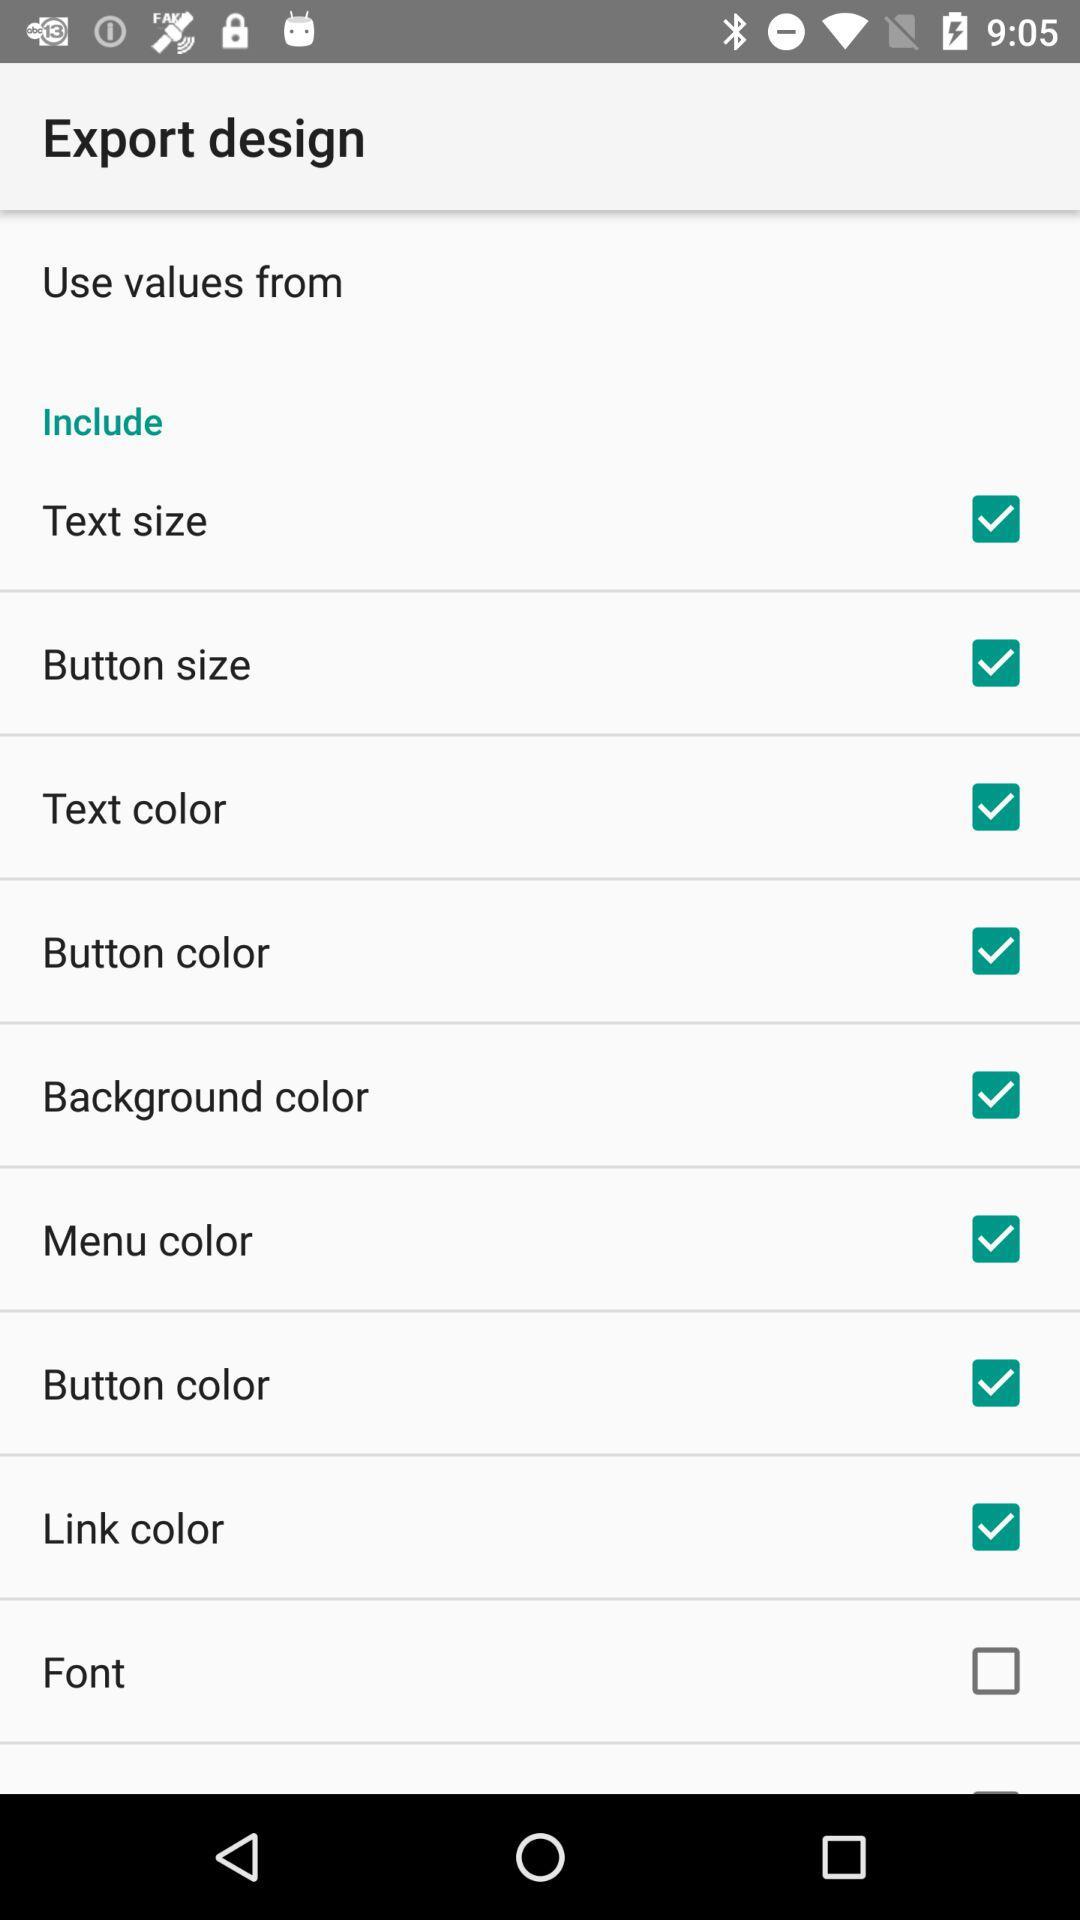 This screenshot has height=1920, width=1080. What do you see at coordinates (82, 1670) in the screenshot?
I see `font item` at bounding box center [82, 1670].